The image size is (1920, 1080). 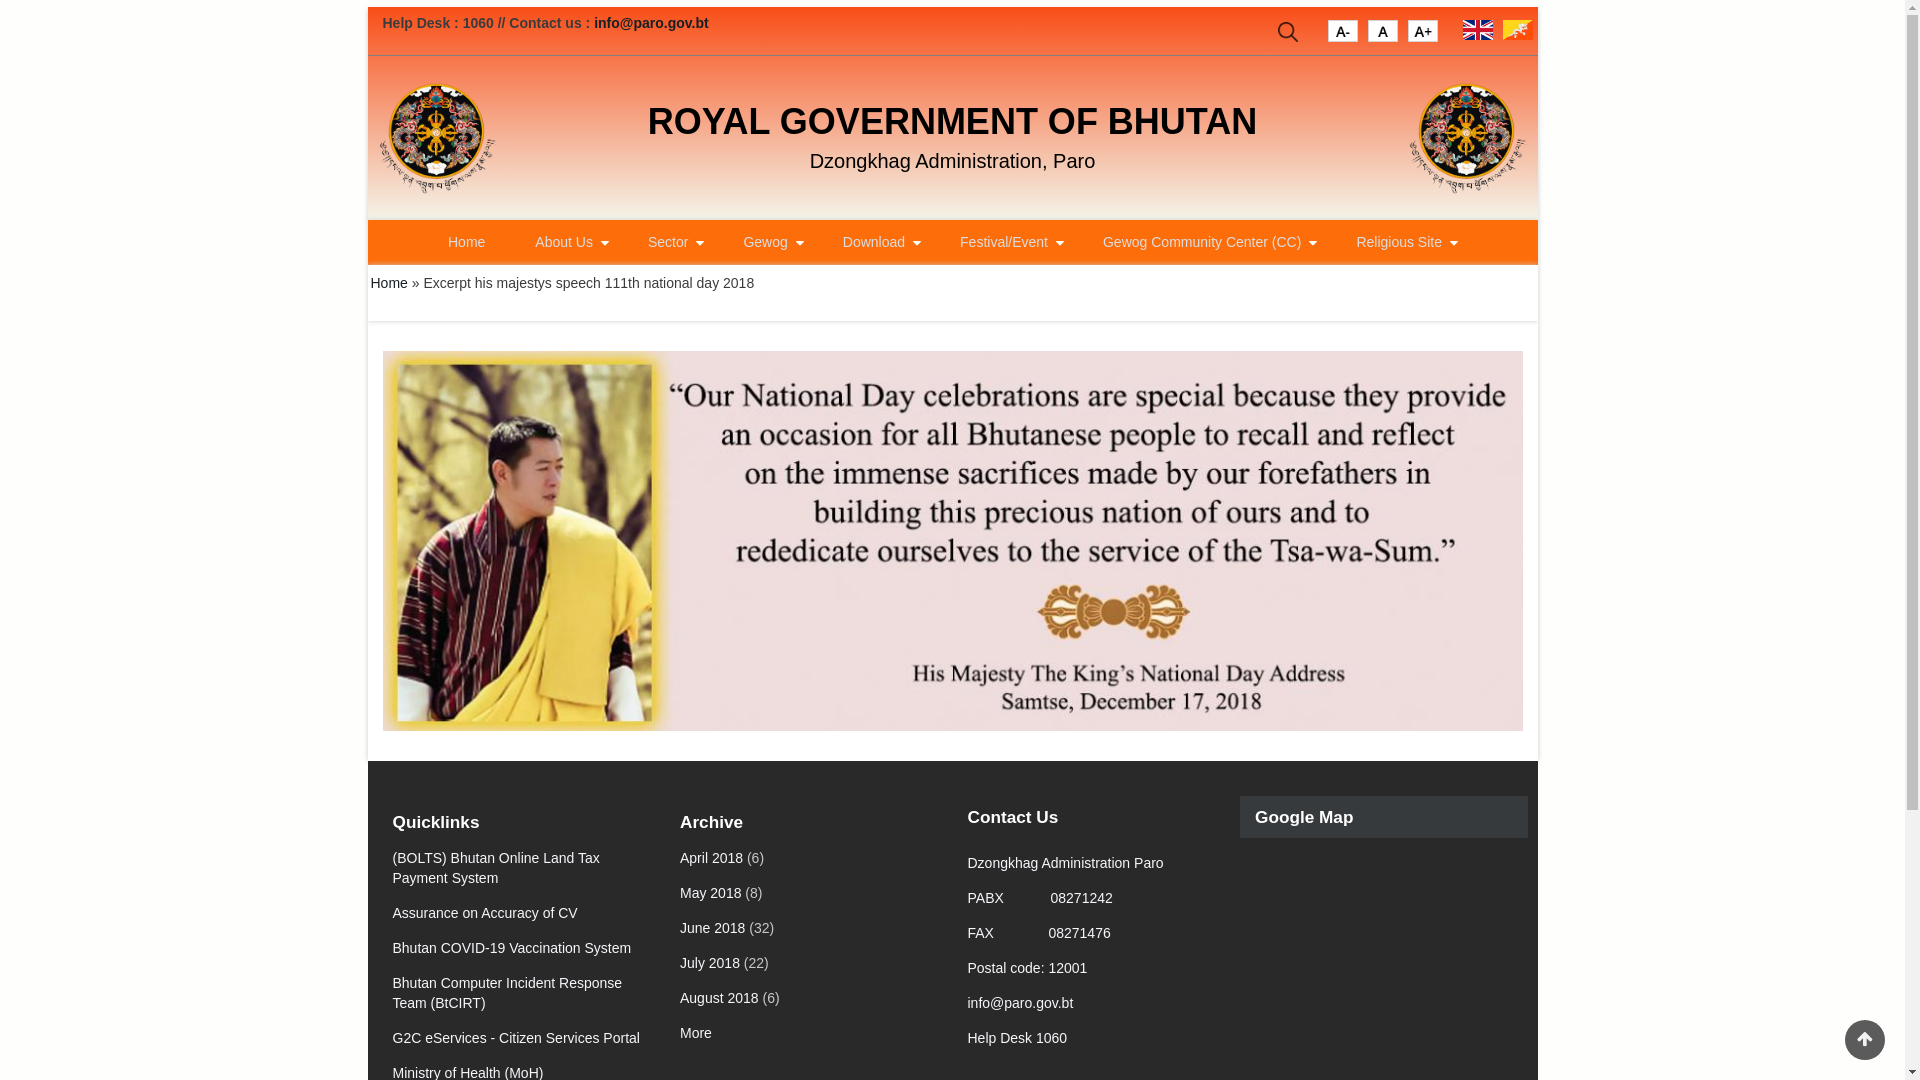 I want to click on '(BOLTS) Bhutan Online Land Tax Payment System', so click(x=495, y=866).